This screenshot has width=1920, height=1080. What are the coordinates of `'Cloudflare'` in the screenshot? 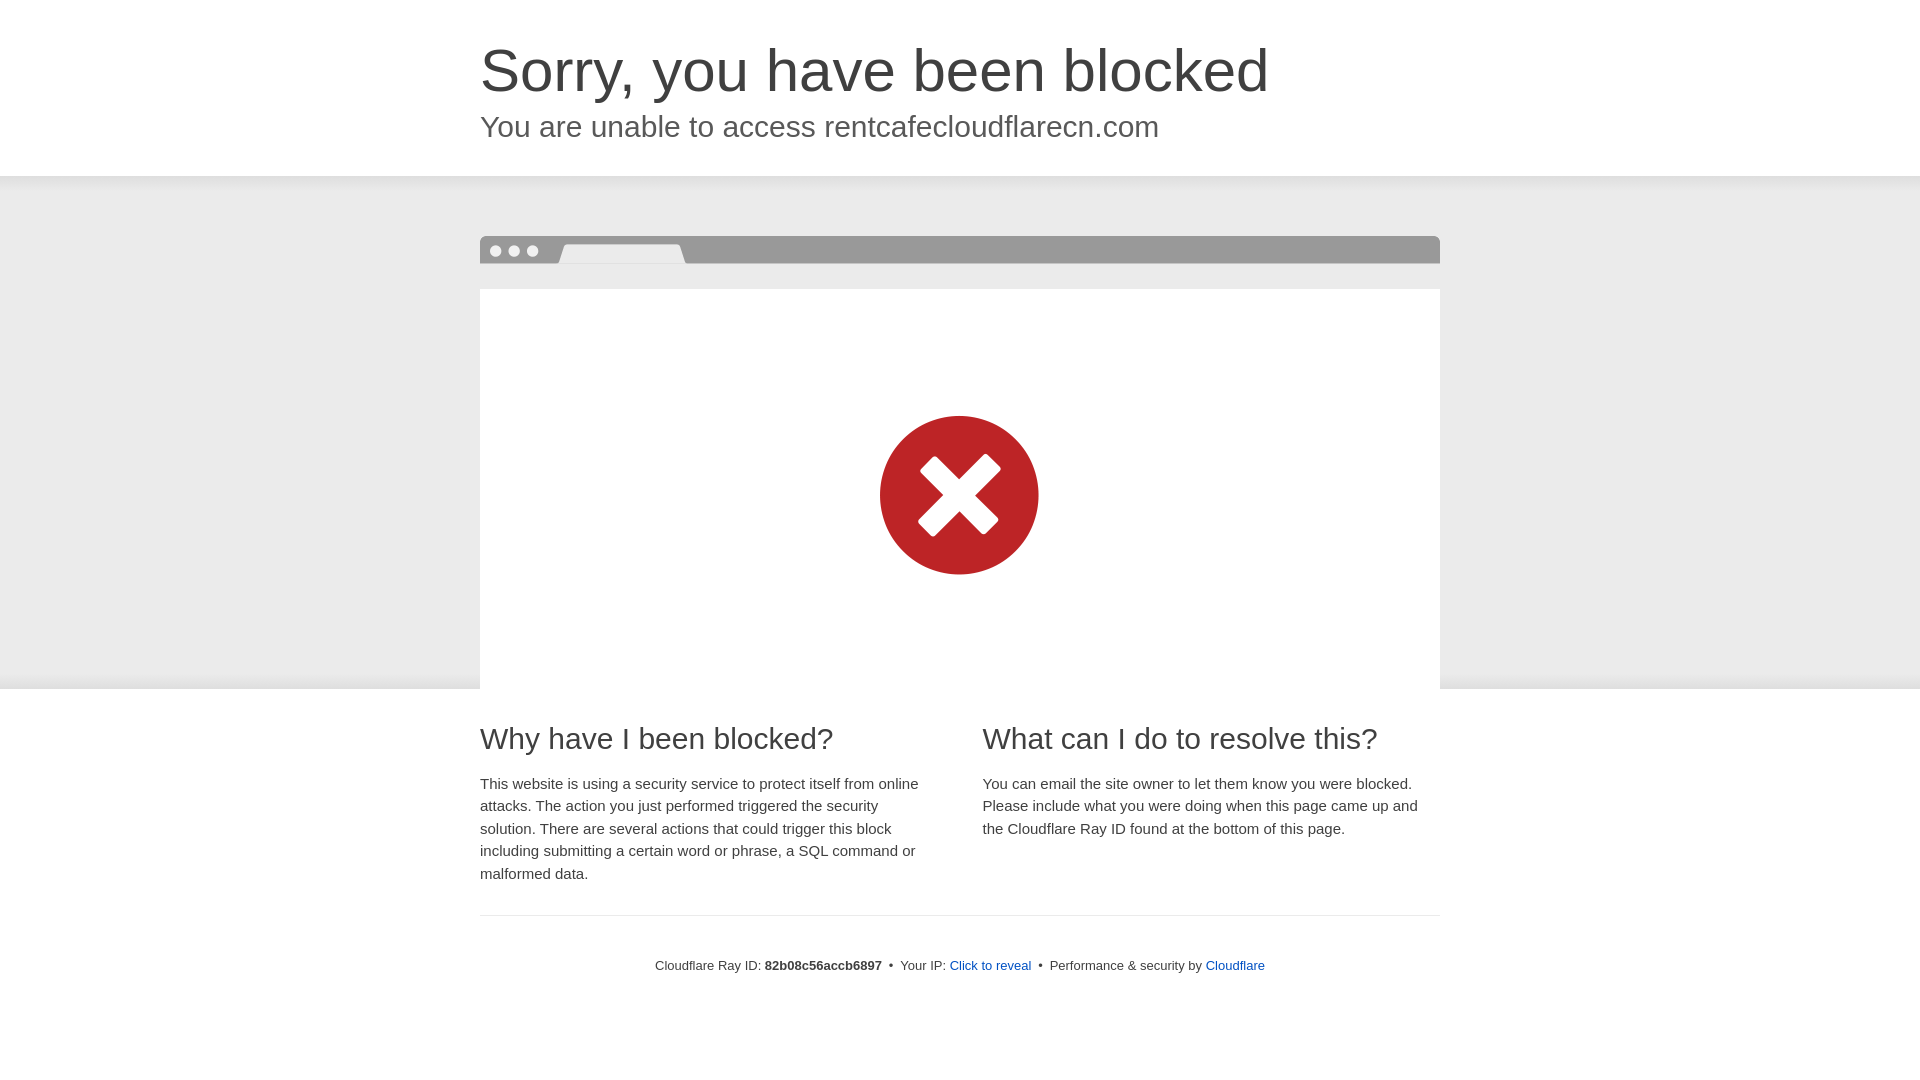 It's located at (1234, 964).